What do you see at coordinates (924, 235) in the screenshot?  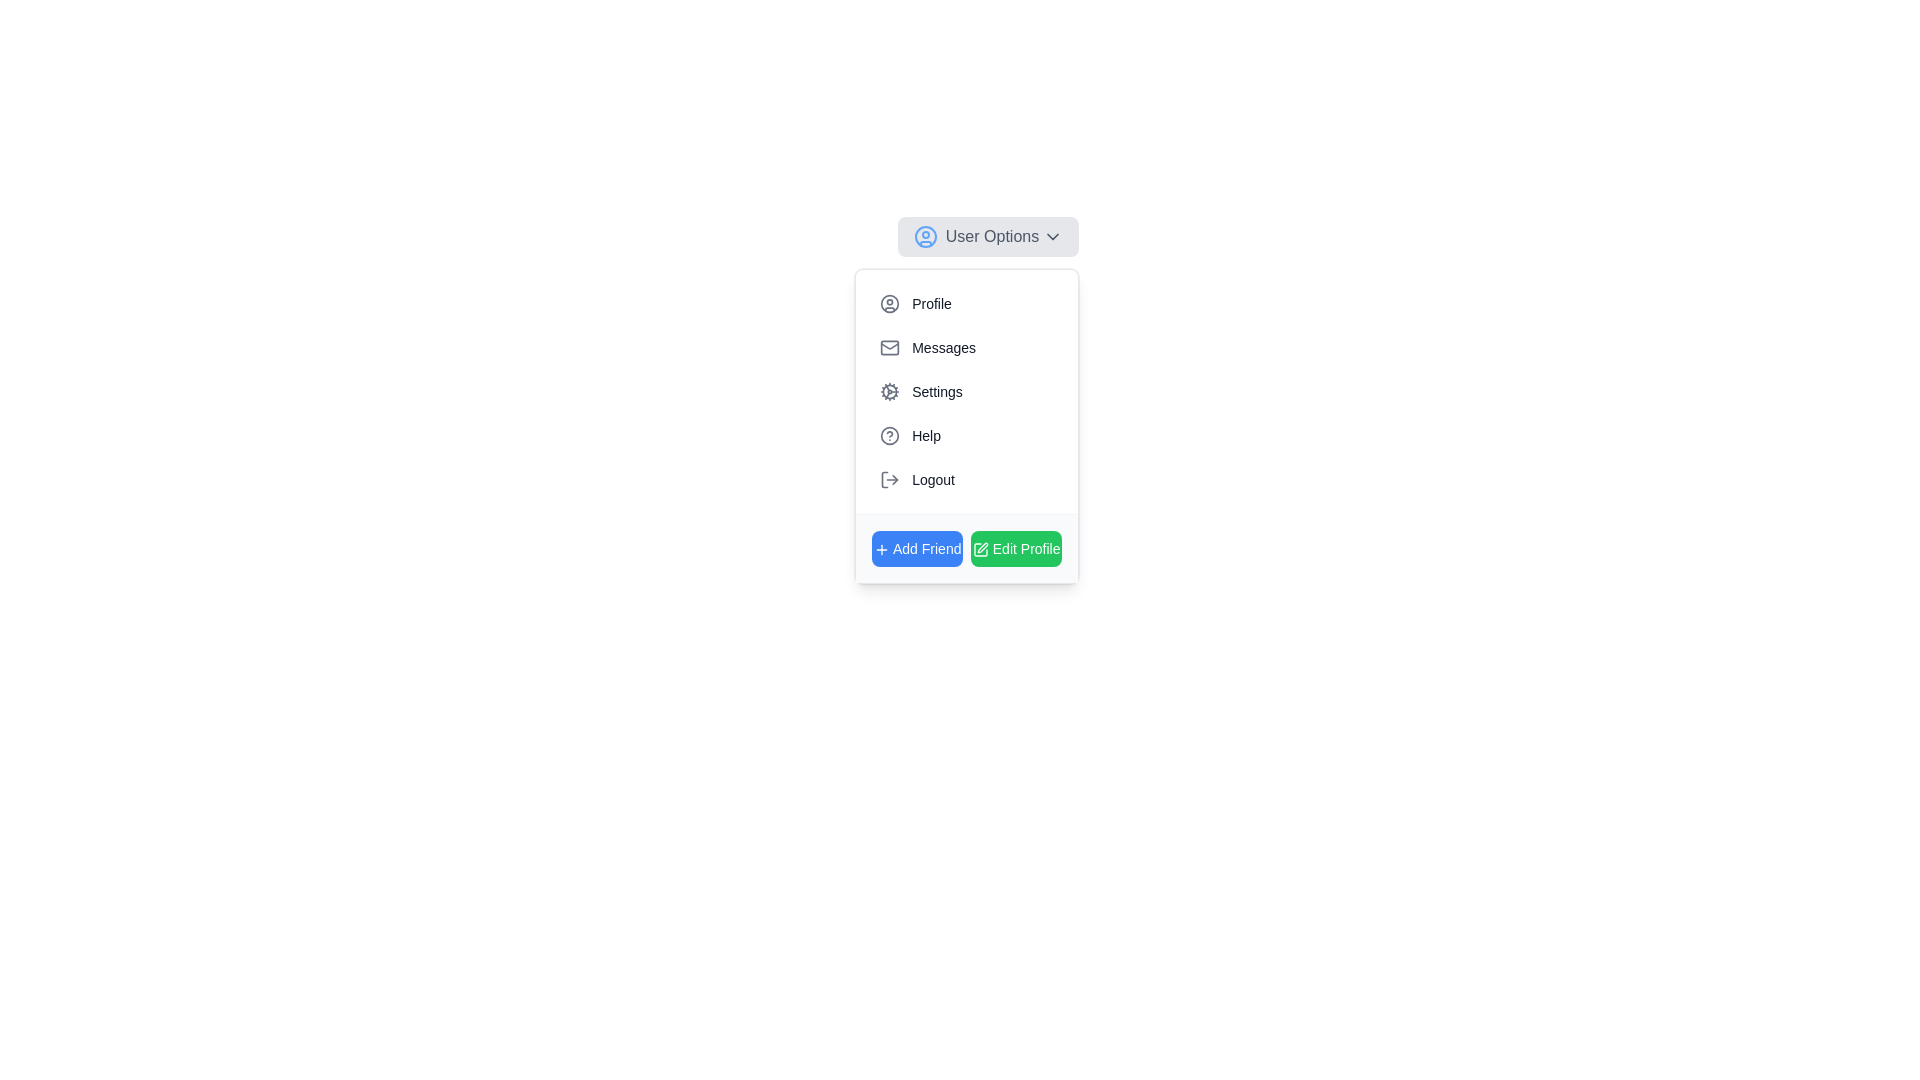 I see `the hollow blue circular icon located in the top-left corner of the dropdown menu within the 'User Options' section` at bounding box center [924, 235].